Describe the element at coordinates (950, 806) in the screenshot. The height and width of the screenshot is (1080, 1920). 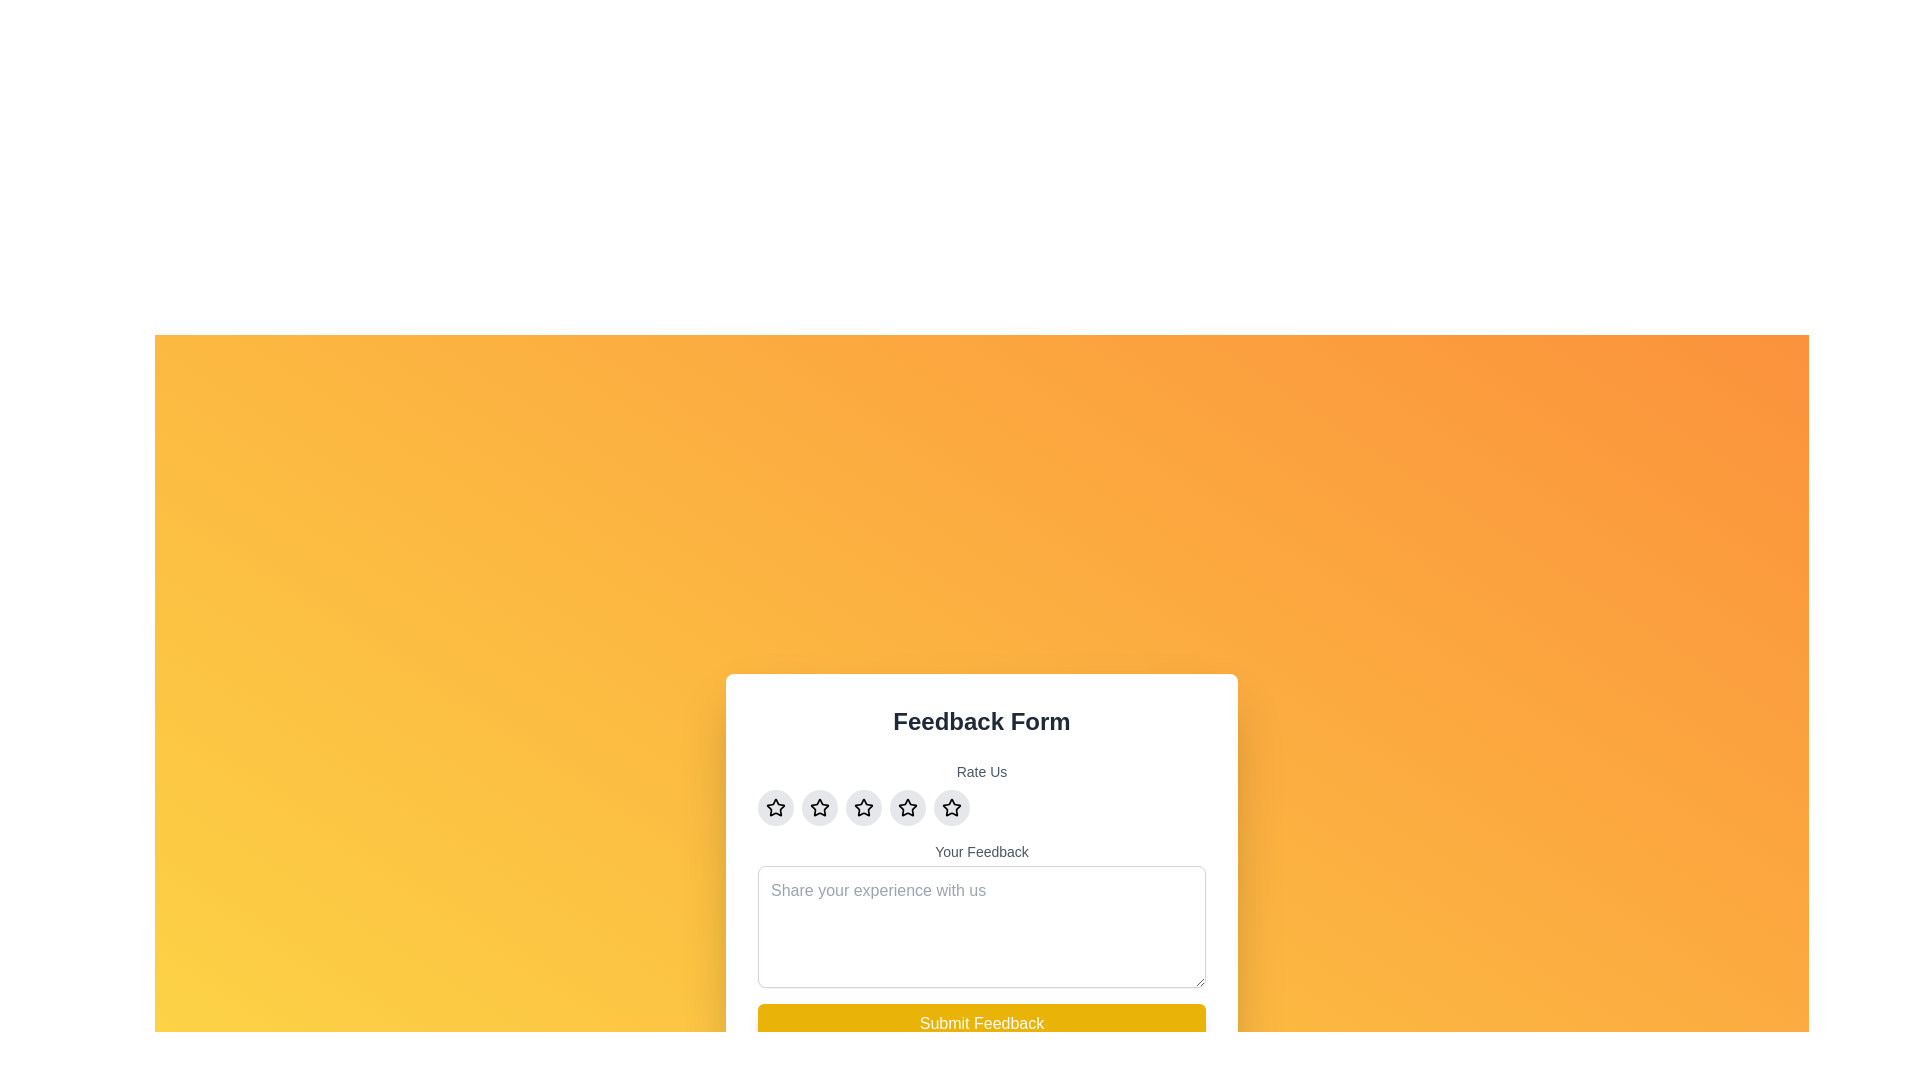
I see `the fifth button in a sequence of five rating buttons` at that location.